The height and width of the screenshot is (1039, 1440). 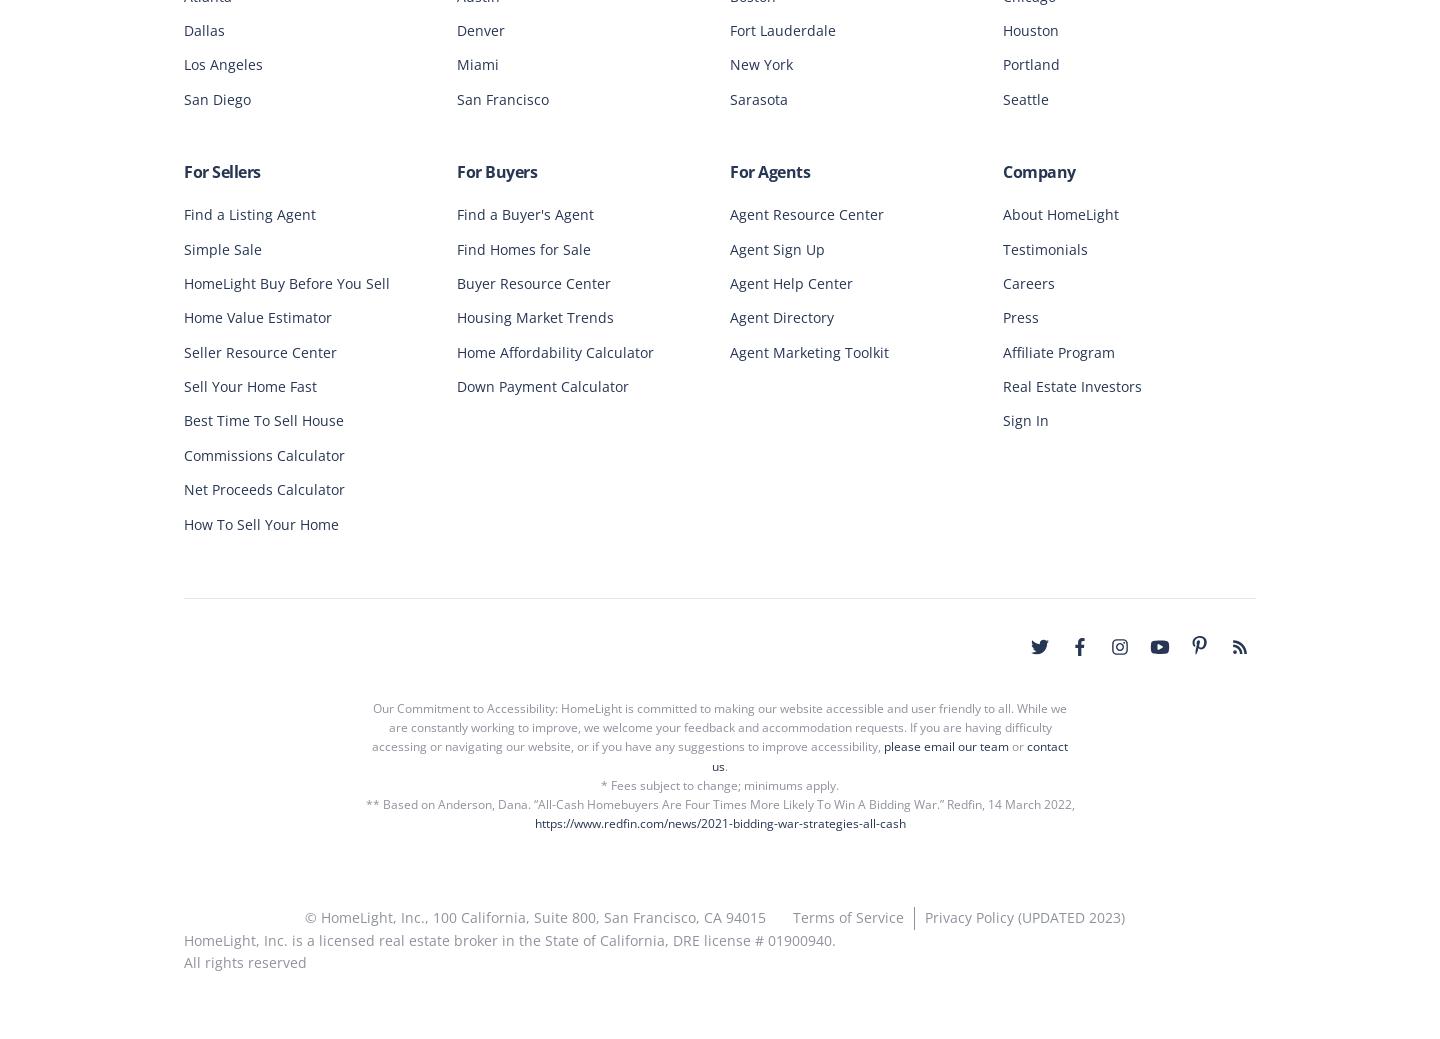 I want to click on 'San Diego', so click(x=217, y=96).